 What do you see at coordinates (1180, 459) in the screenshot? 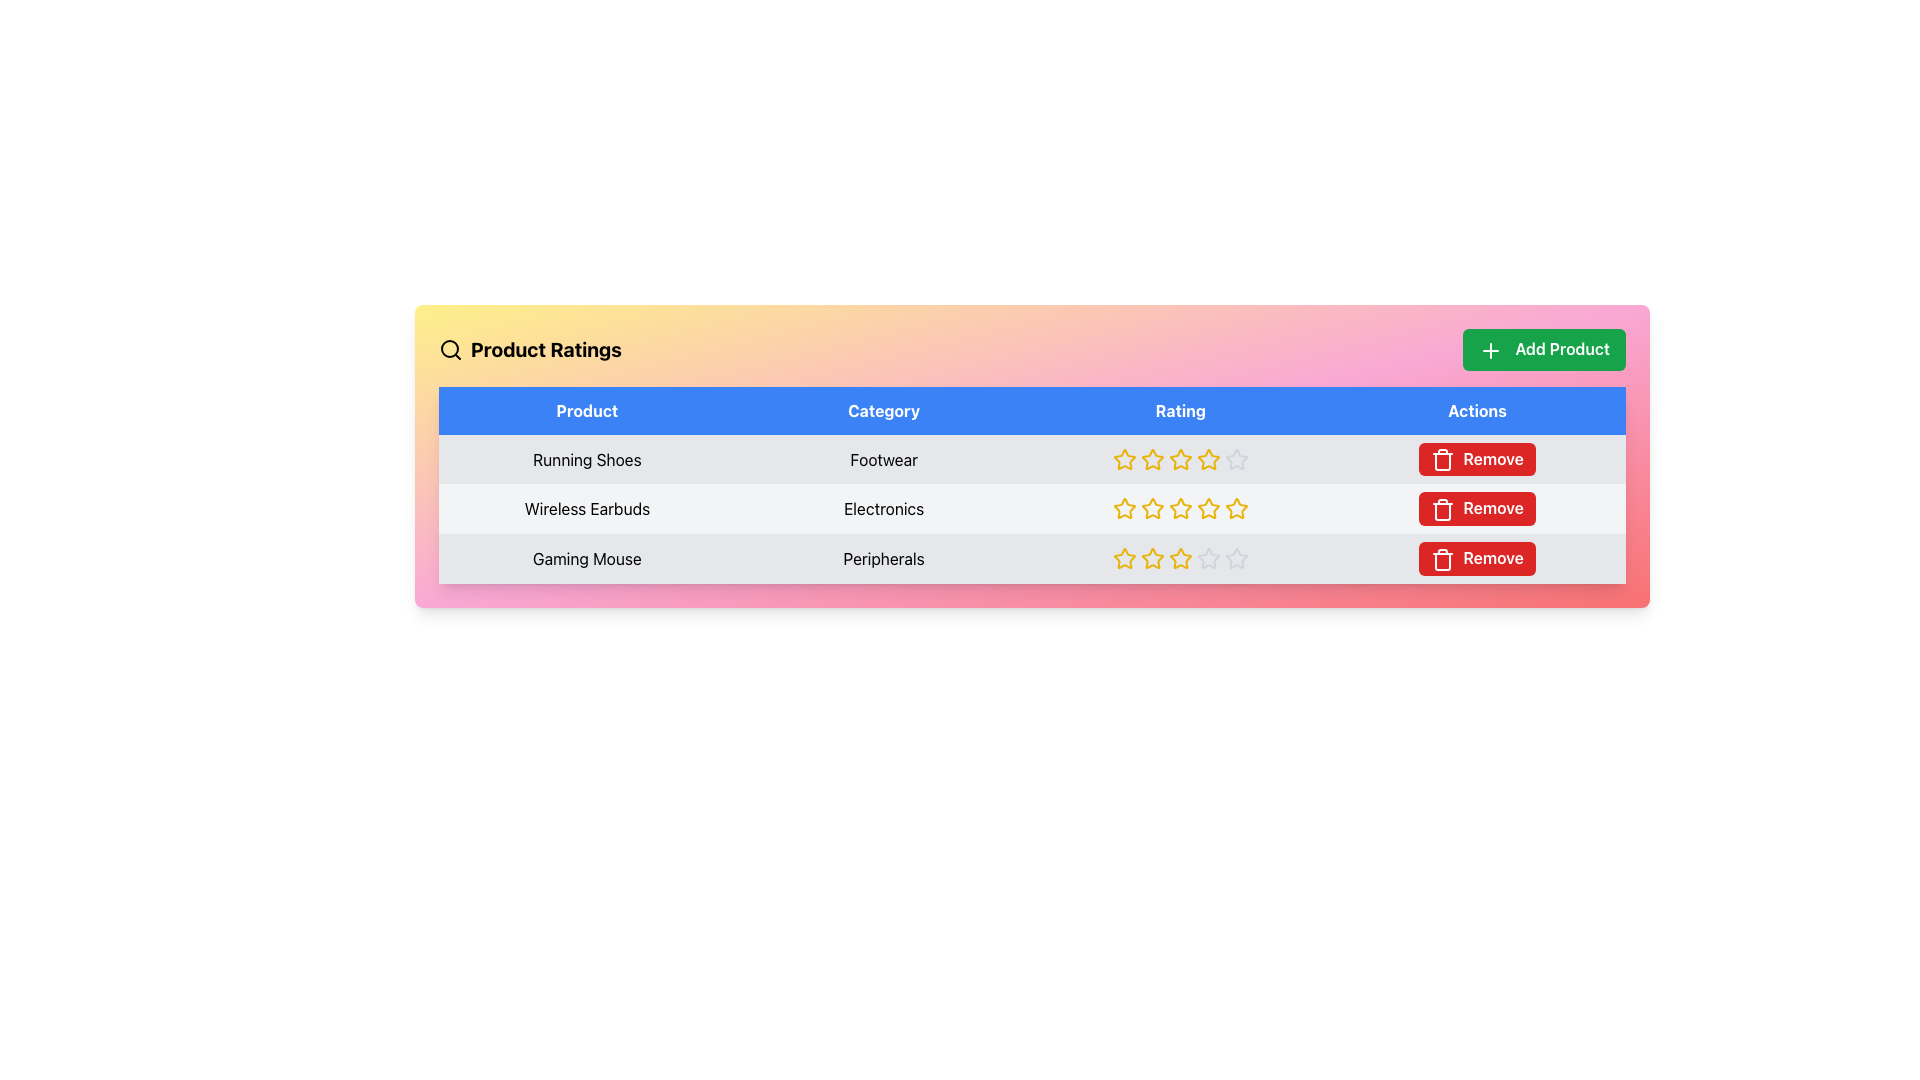
I see `the yellow star-shaped graphical icon representing the rating value for the product 'Running Shoes' in the 'Rating' column` at bounding box center [1180, 459].